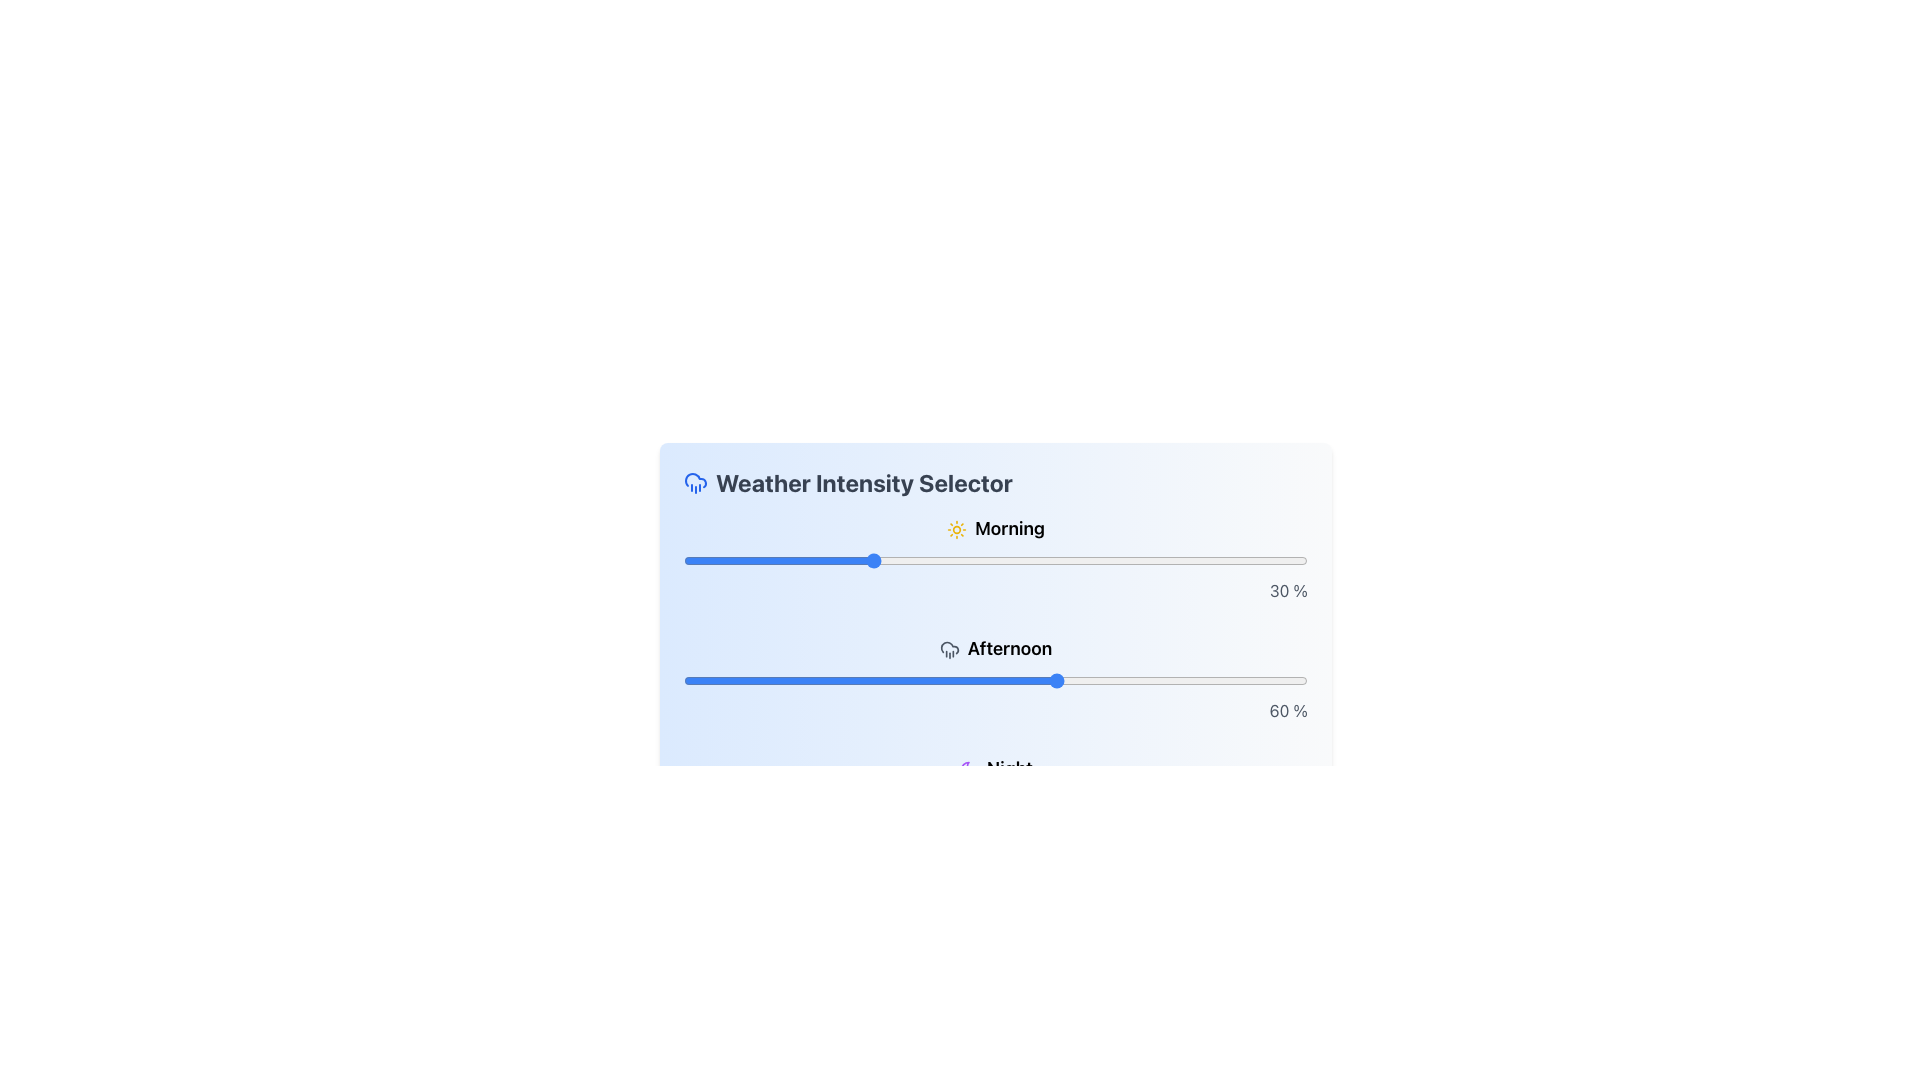 The width and height of the screenshot is (1920, 1080). What do you see at coordinates (948, 650) in the screenshot?
I see `the rainy weather graphic/icon positioned to the left of the 'Afternoon' label` at bounding box center [948, 650].